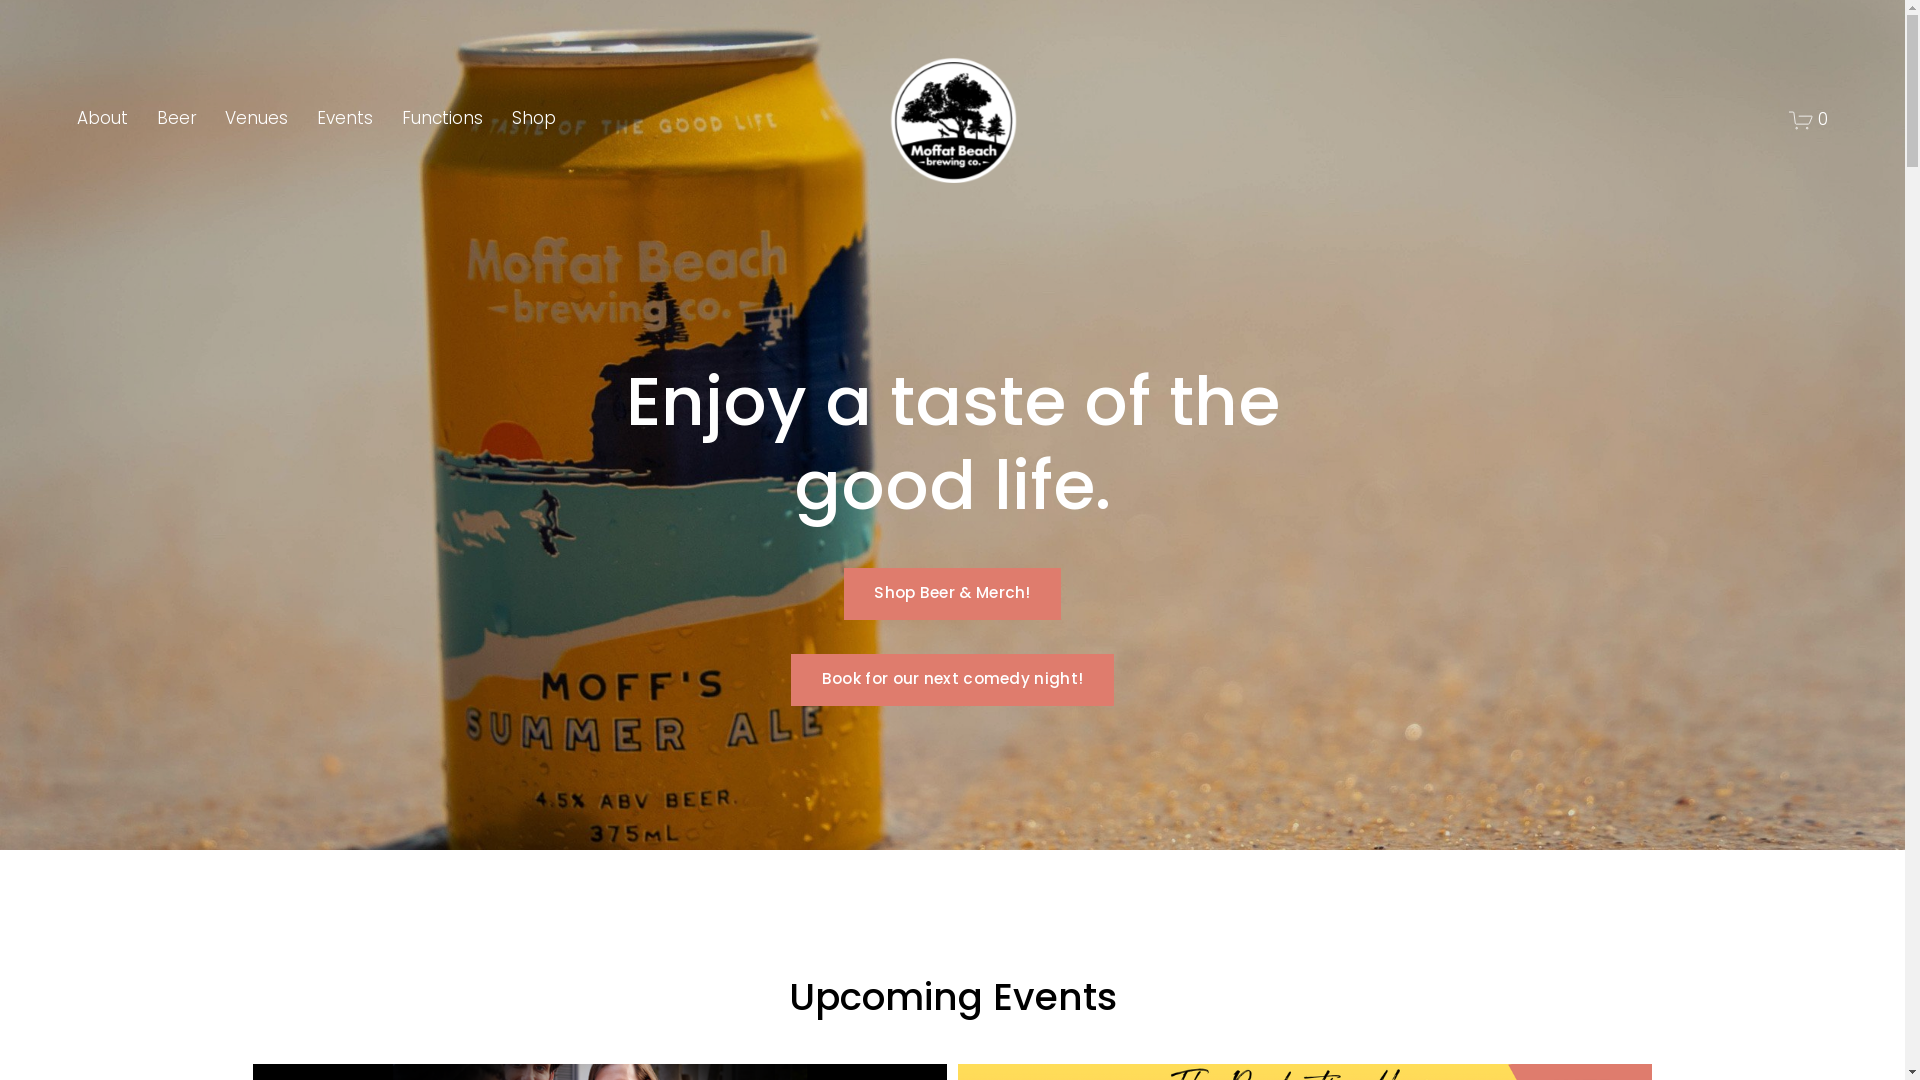  What do you see at coordinates (952, 593) in the screenshot?
I see `'Shop Beer & Merch!'` at bounding box center [952, 593].